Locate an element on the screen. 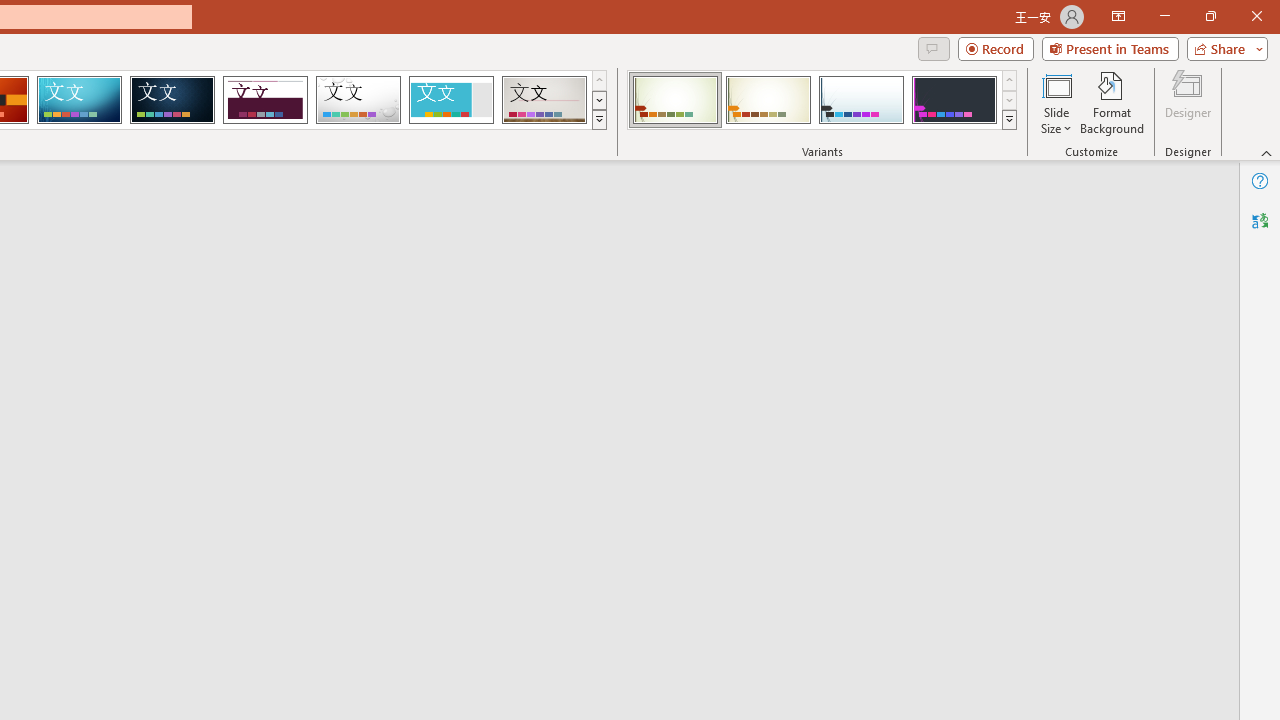 The image size is (1280, 720). 'Gallery' is located at coordinates (544, 100).